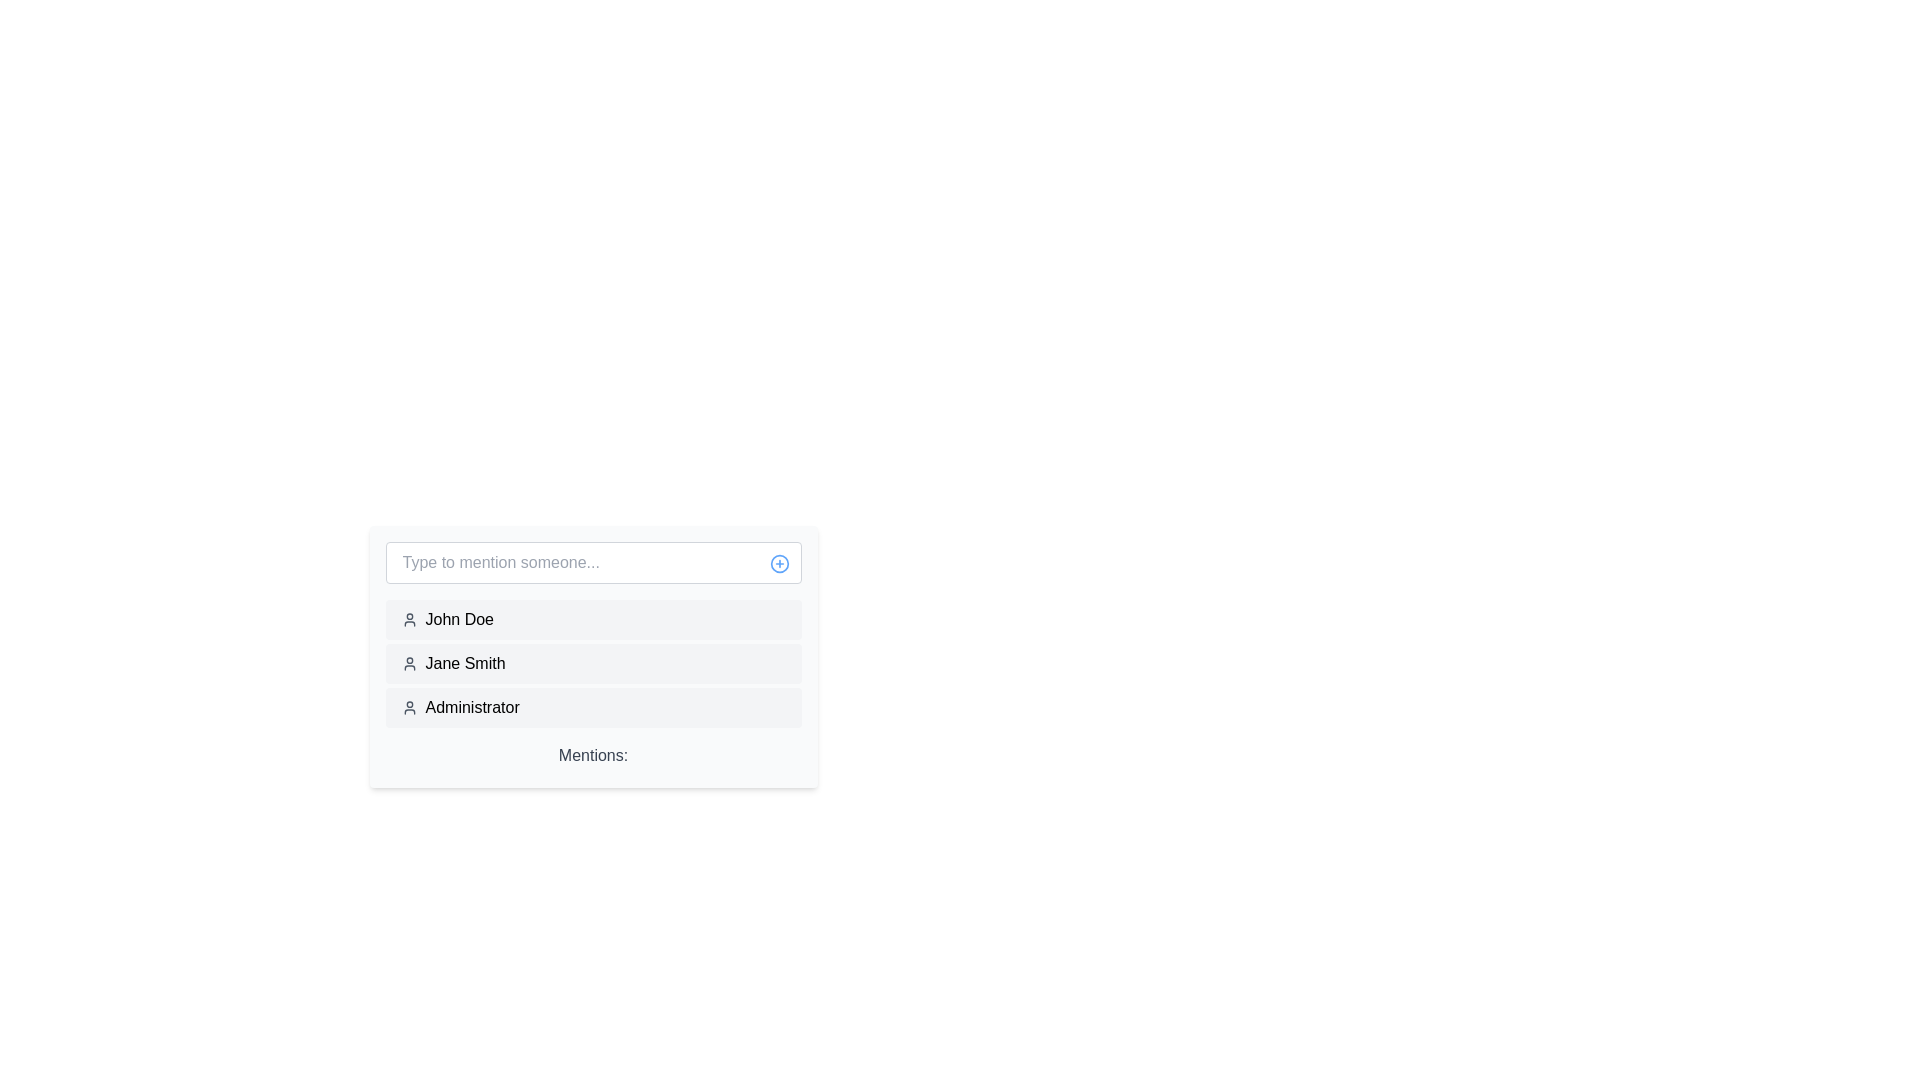 The width and height of the screenshot is (1920, 1080). Describe the element at coordinates (592, 758) in the screenshot. I see `the 'Mentions:' label, which is a gray textual label located at the bottom section of the panel listing user names` at that location.